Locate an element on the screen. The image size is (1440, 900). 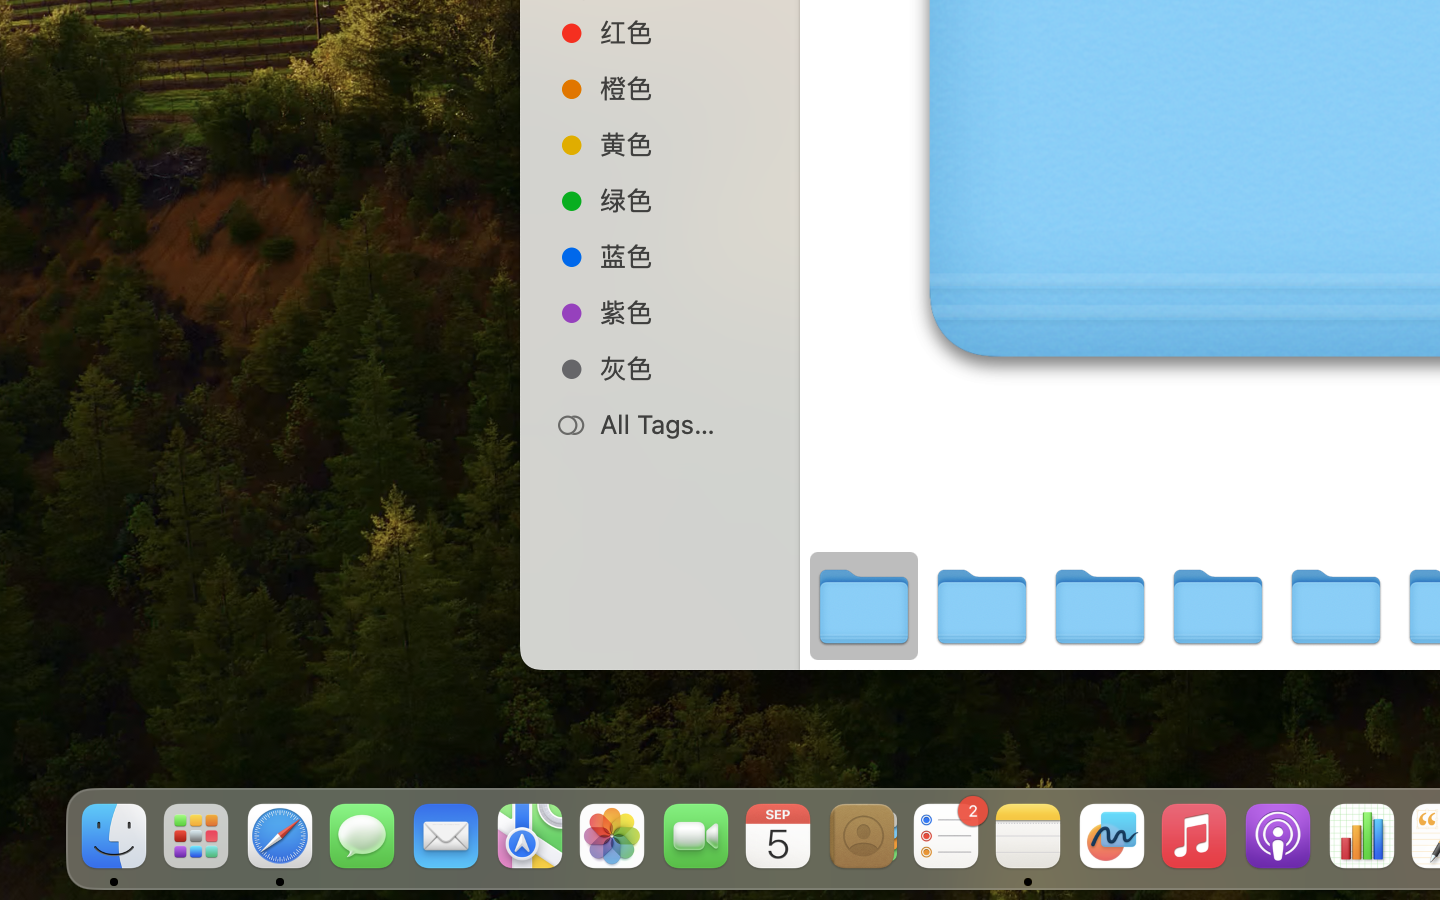
'红色' is located at coordinates (680, 31).